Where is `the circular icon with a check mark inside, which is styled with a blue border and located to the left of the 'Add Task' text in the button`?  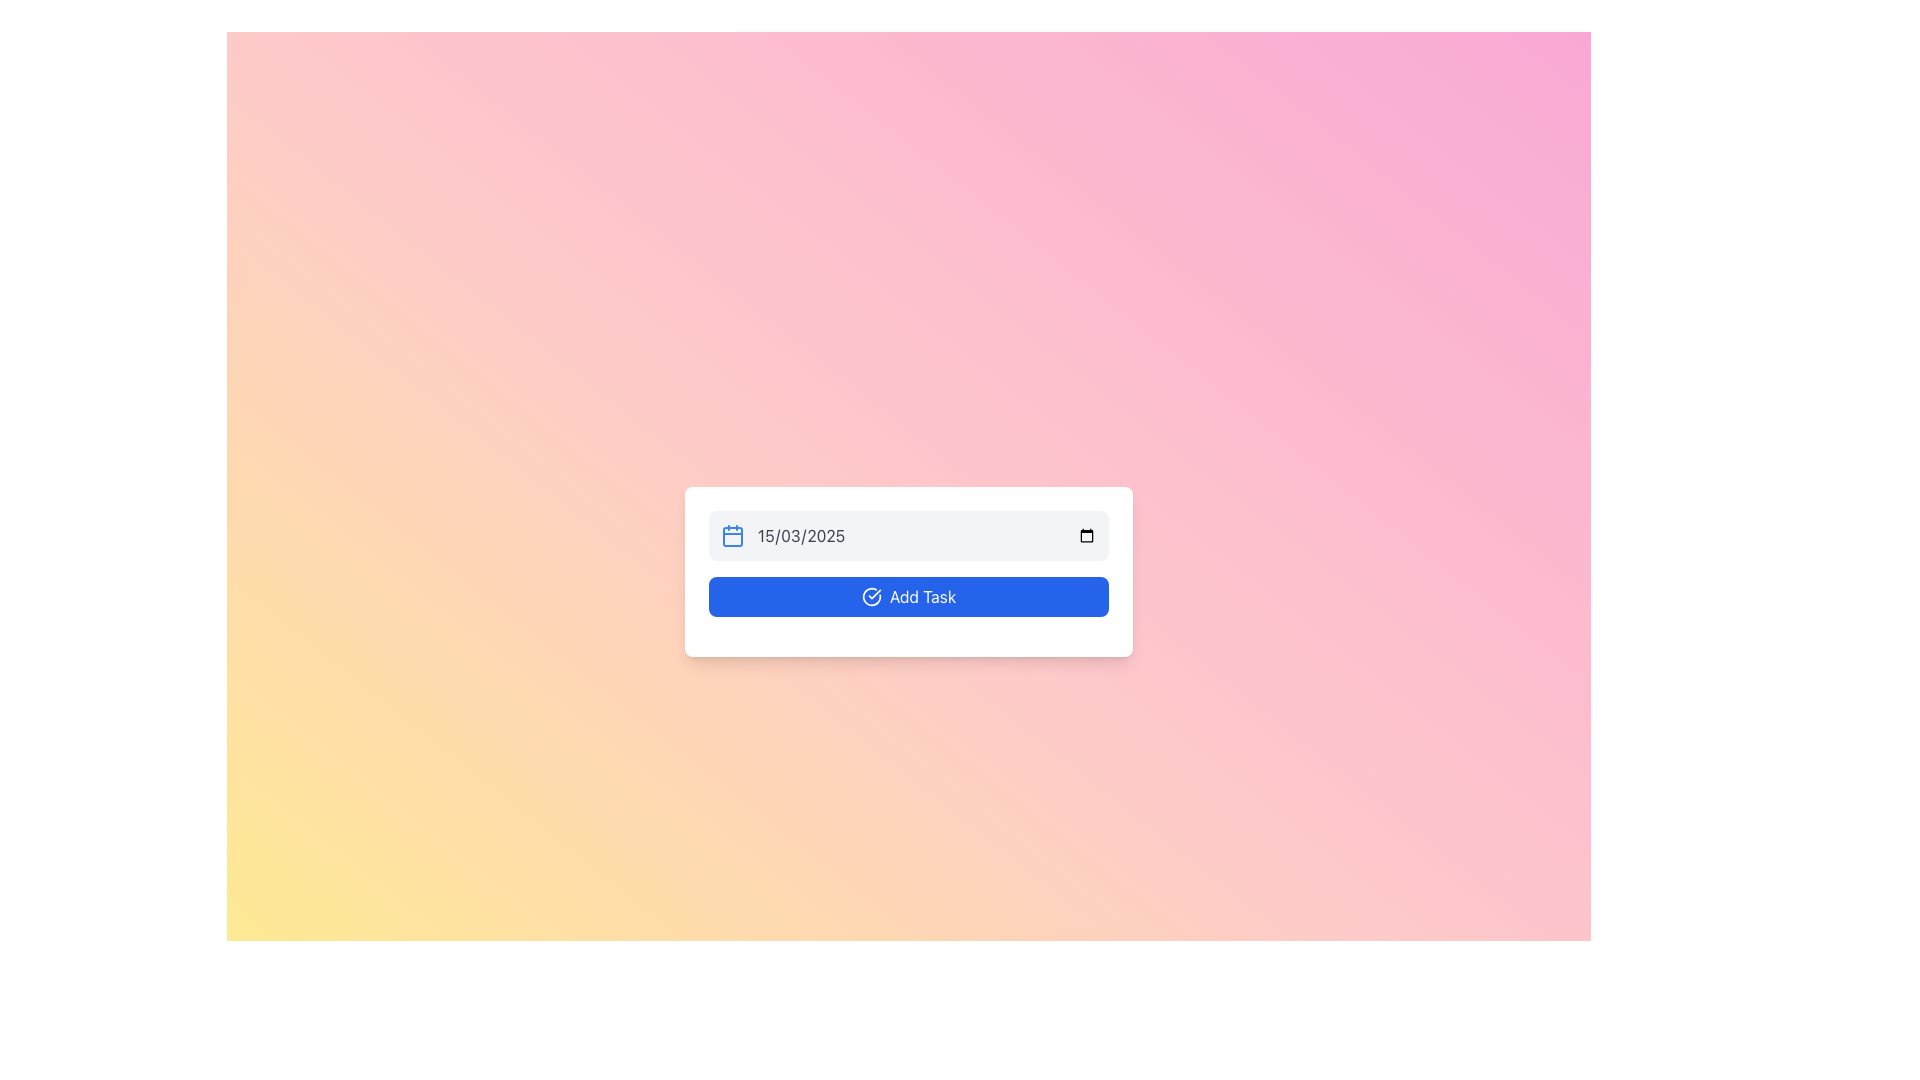 the circular icon with a check mark inside, which is styled with a blue border and located to the left of the 'Add Task' text in the button is located at coordinates (871, 596).